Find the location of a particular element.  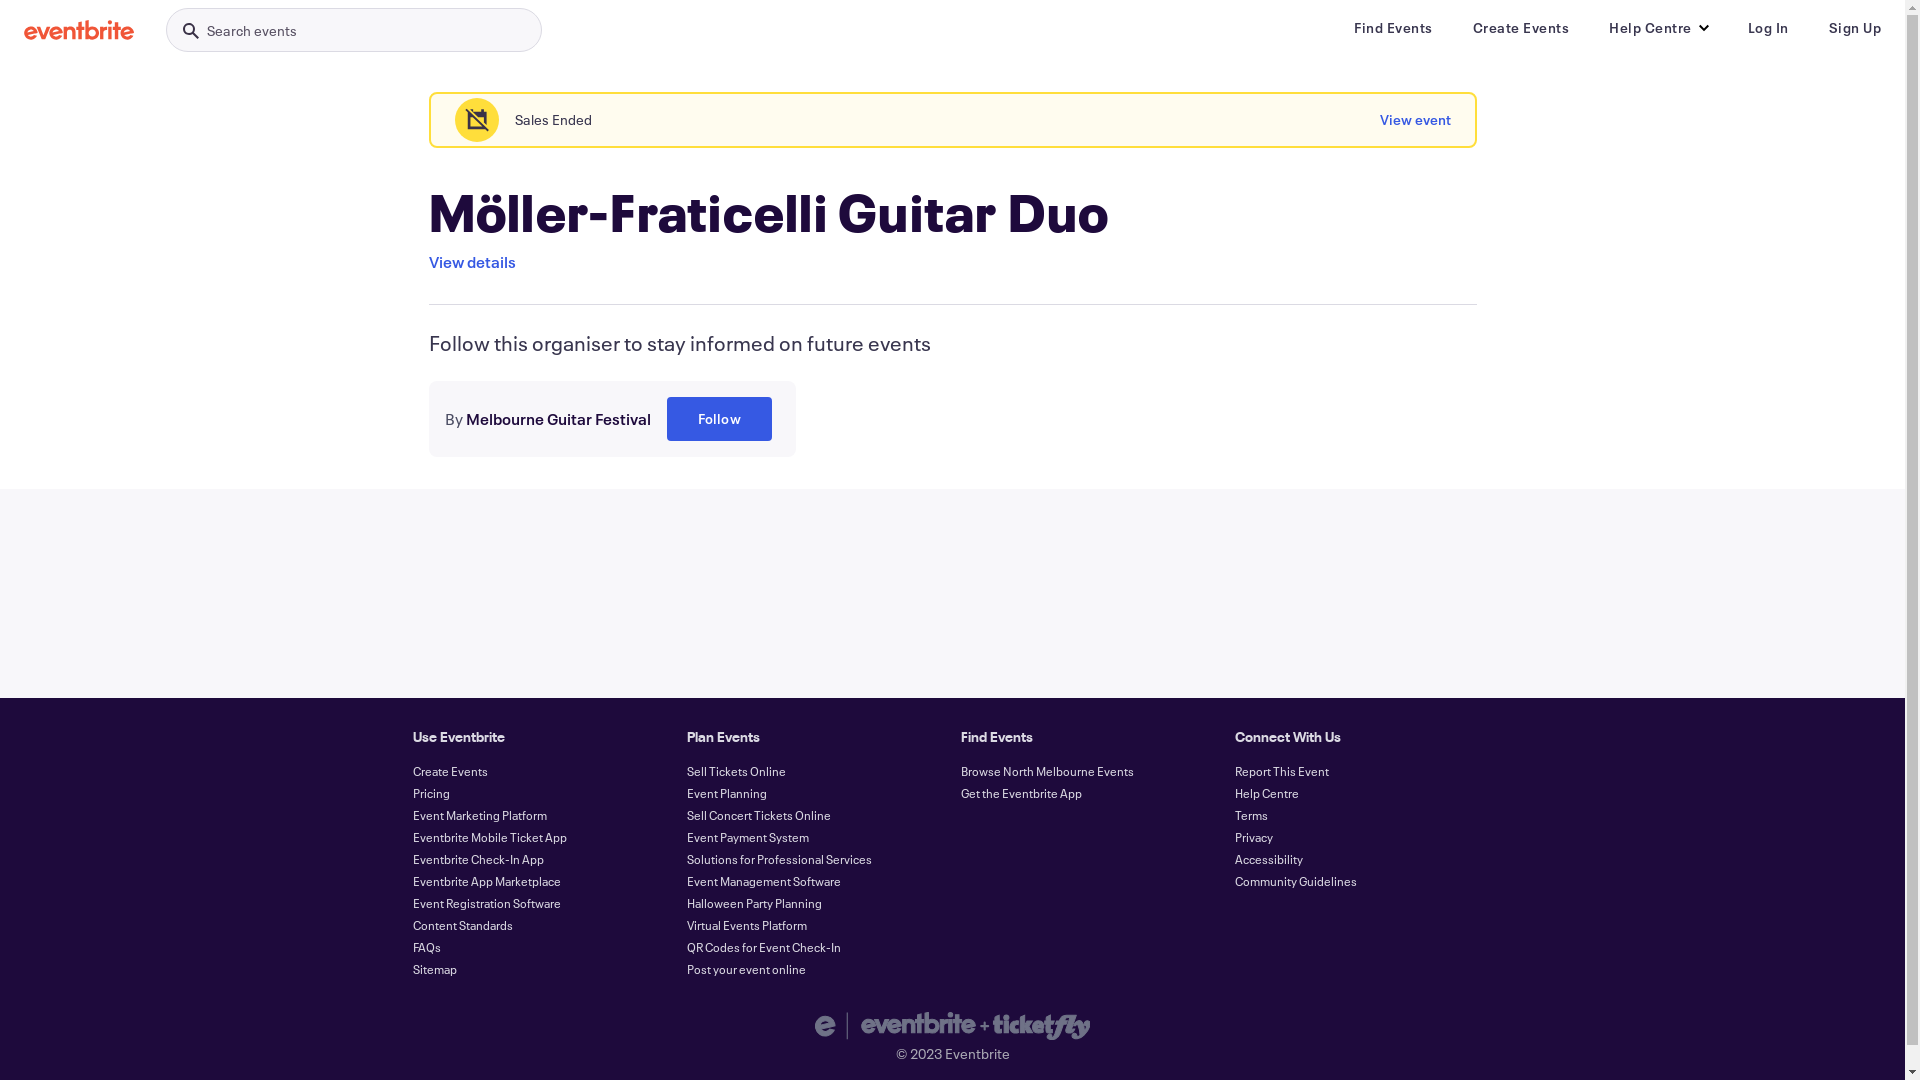

'Sitemap' is located at coordinates (432, 967).